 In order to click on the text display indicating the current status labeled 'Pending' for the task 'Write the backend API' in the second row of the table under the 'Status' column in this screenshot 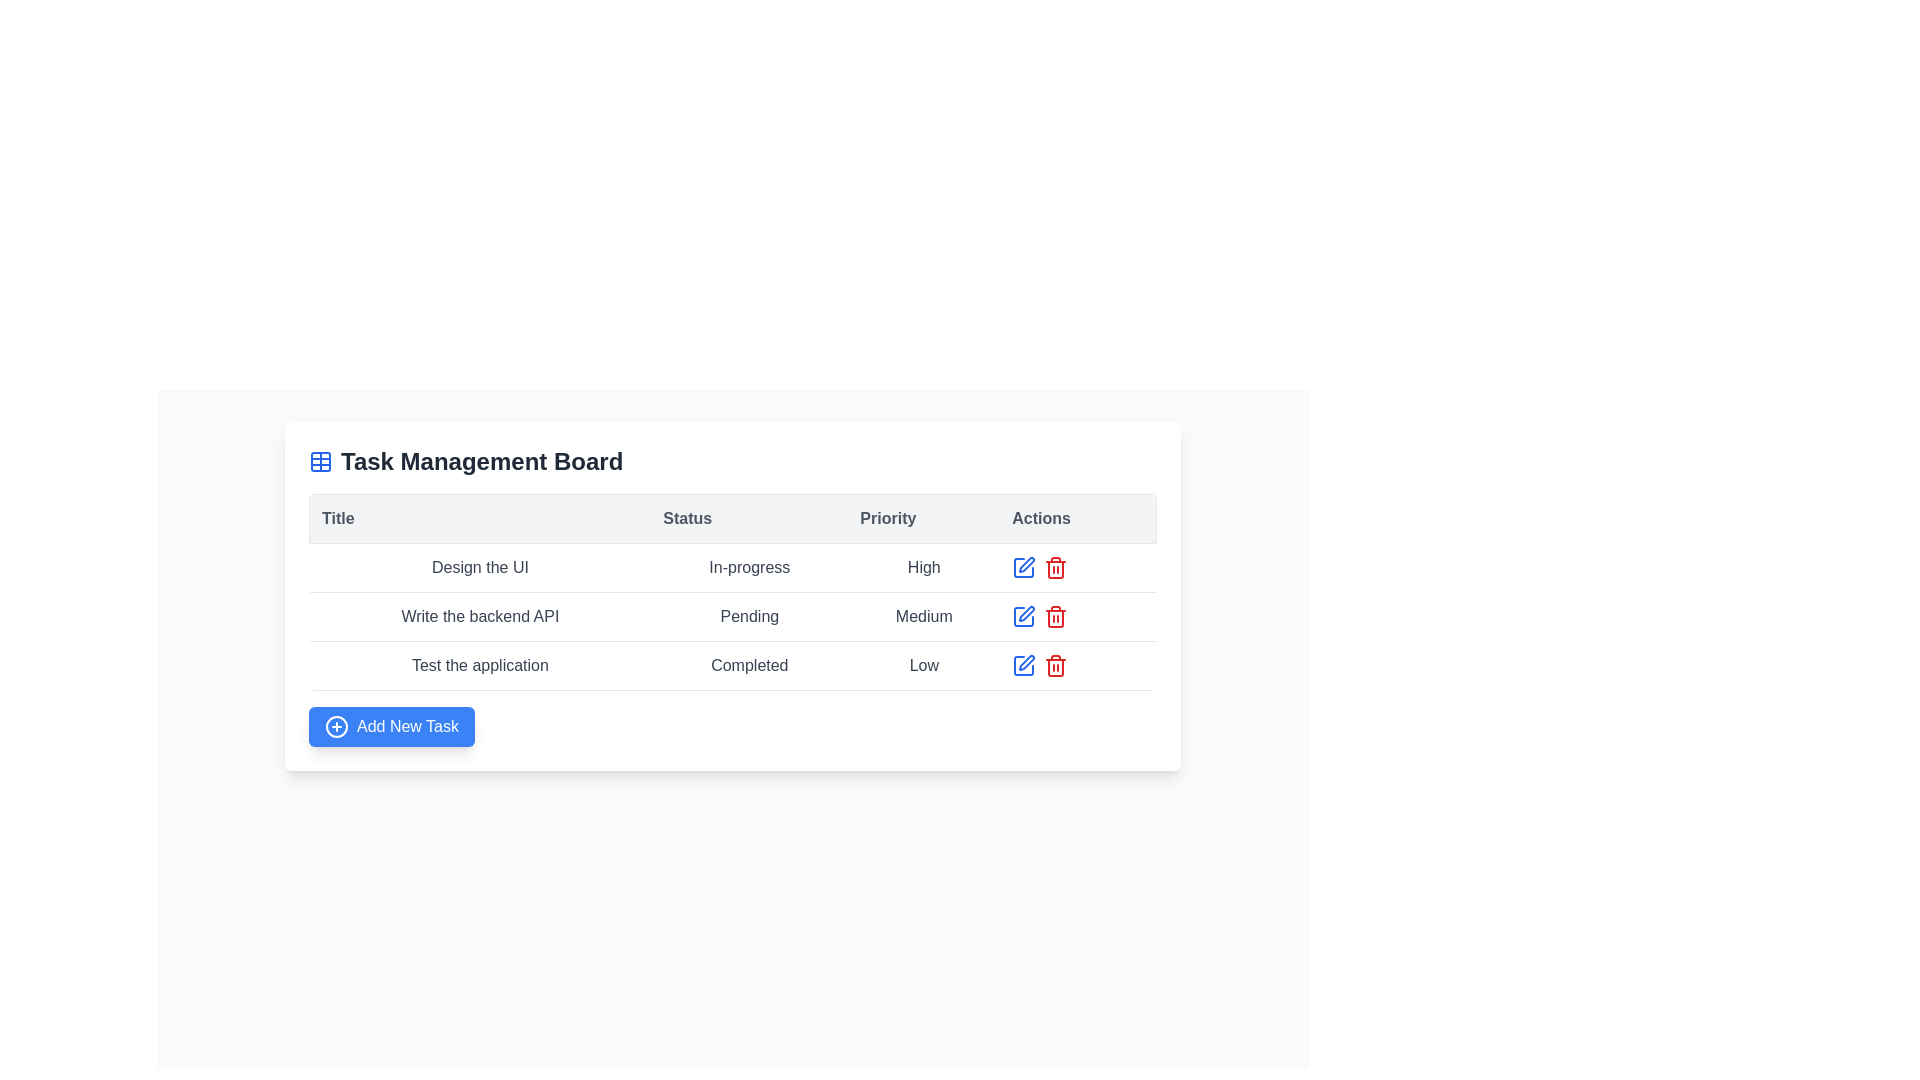, I will do `click(748, 616)`.